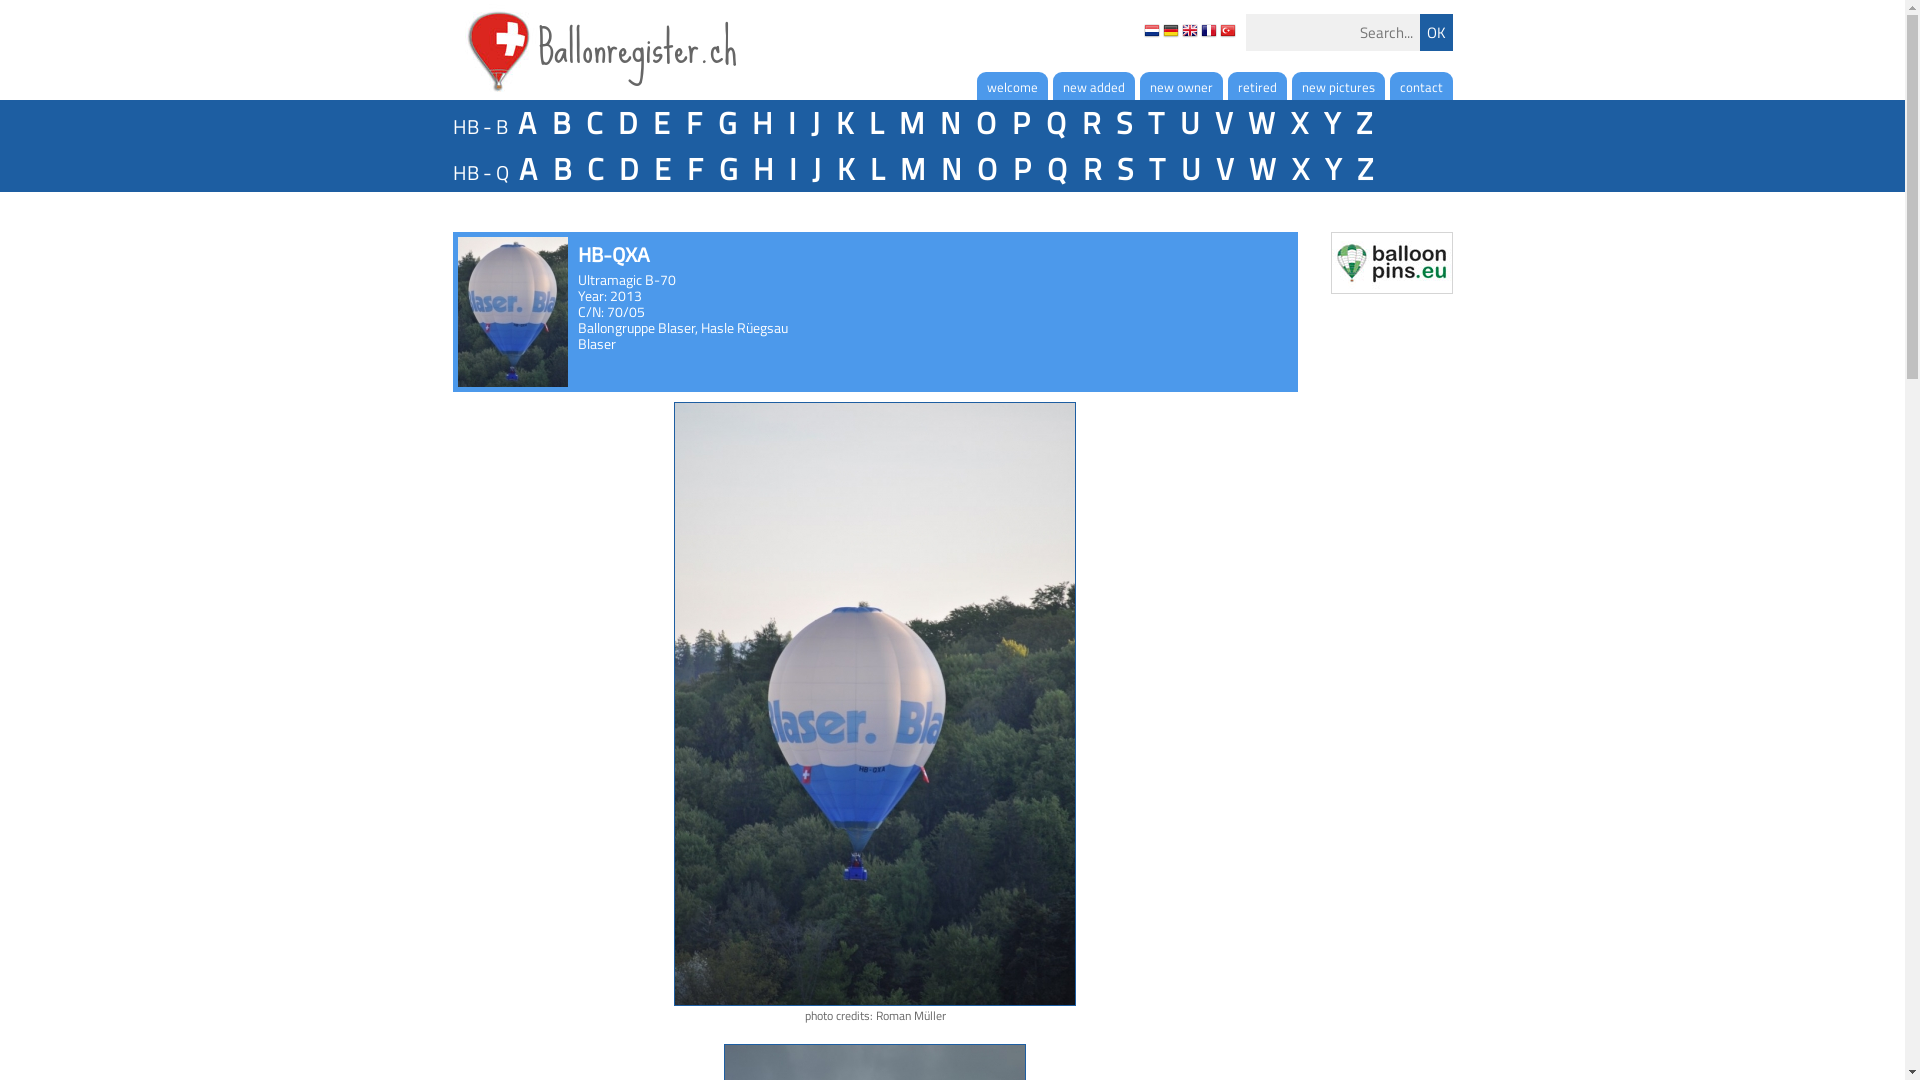  I want to click on 'D', so click(626, 123).